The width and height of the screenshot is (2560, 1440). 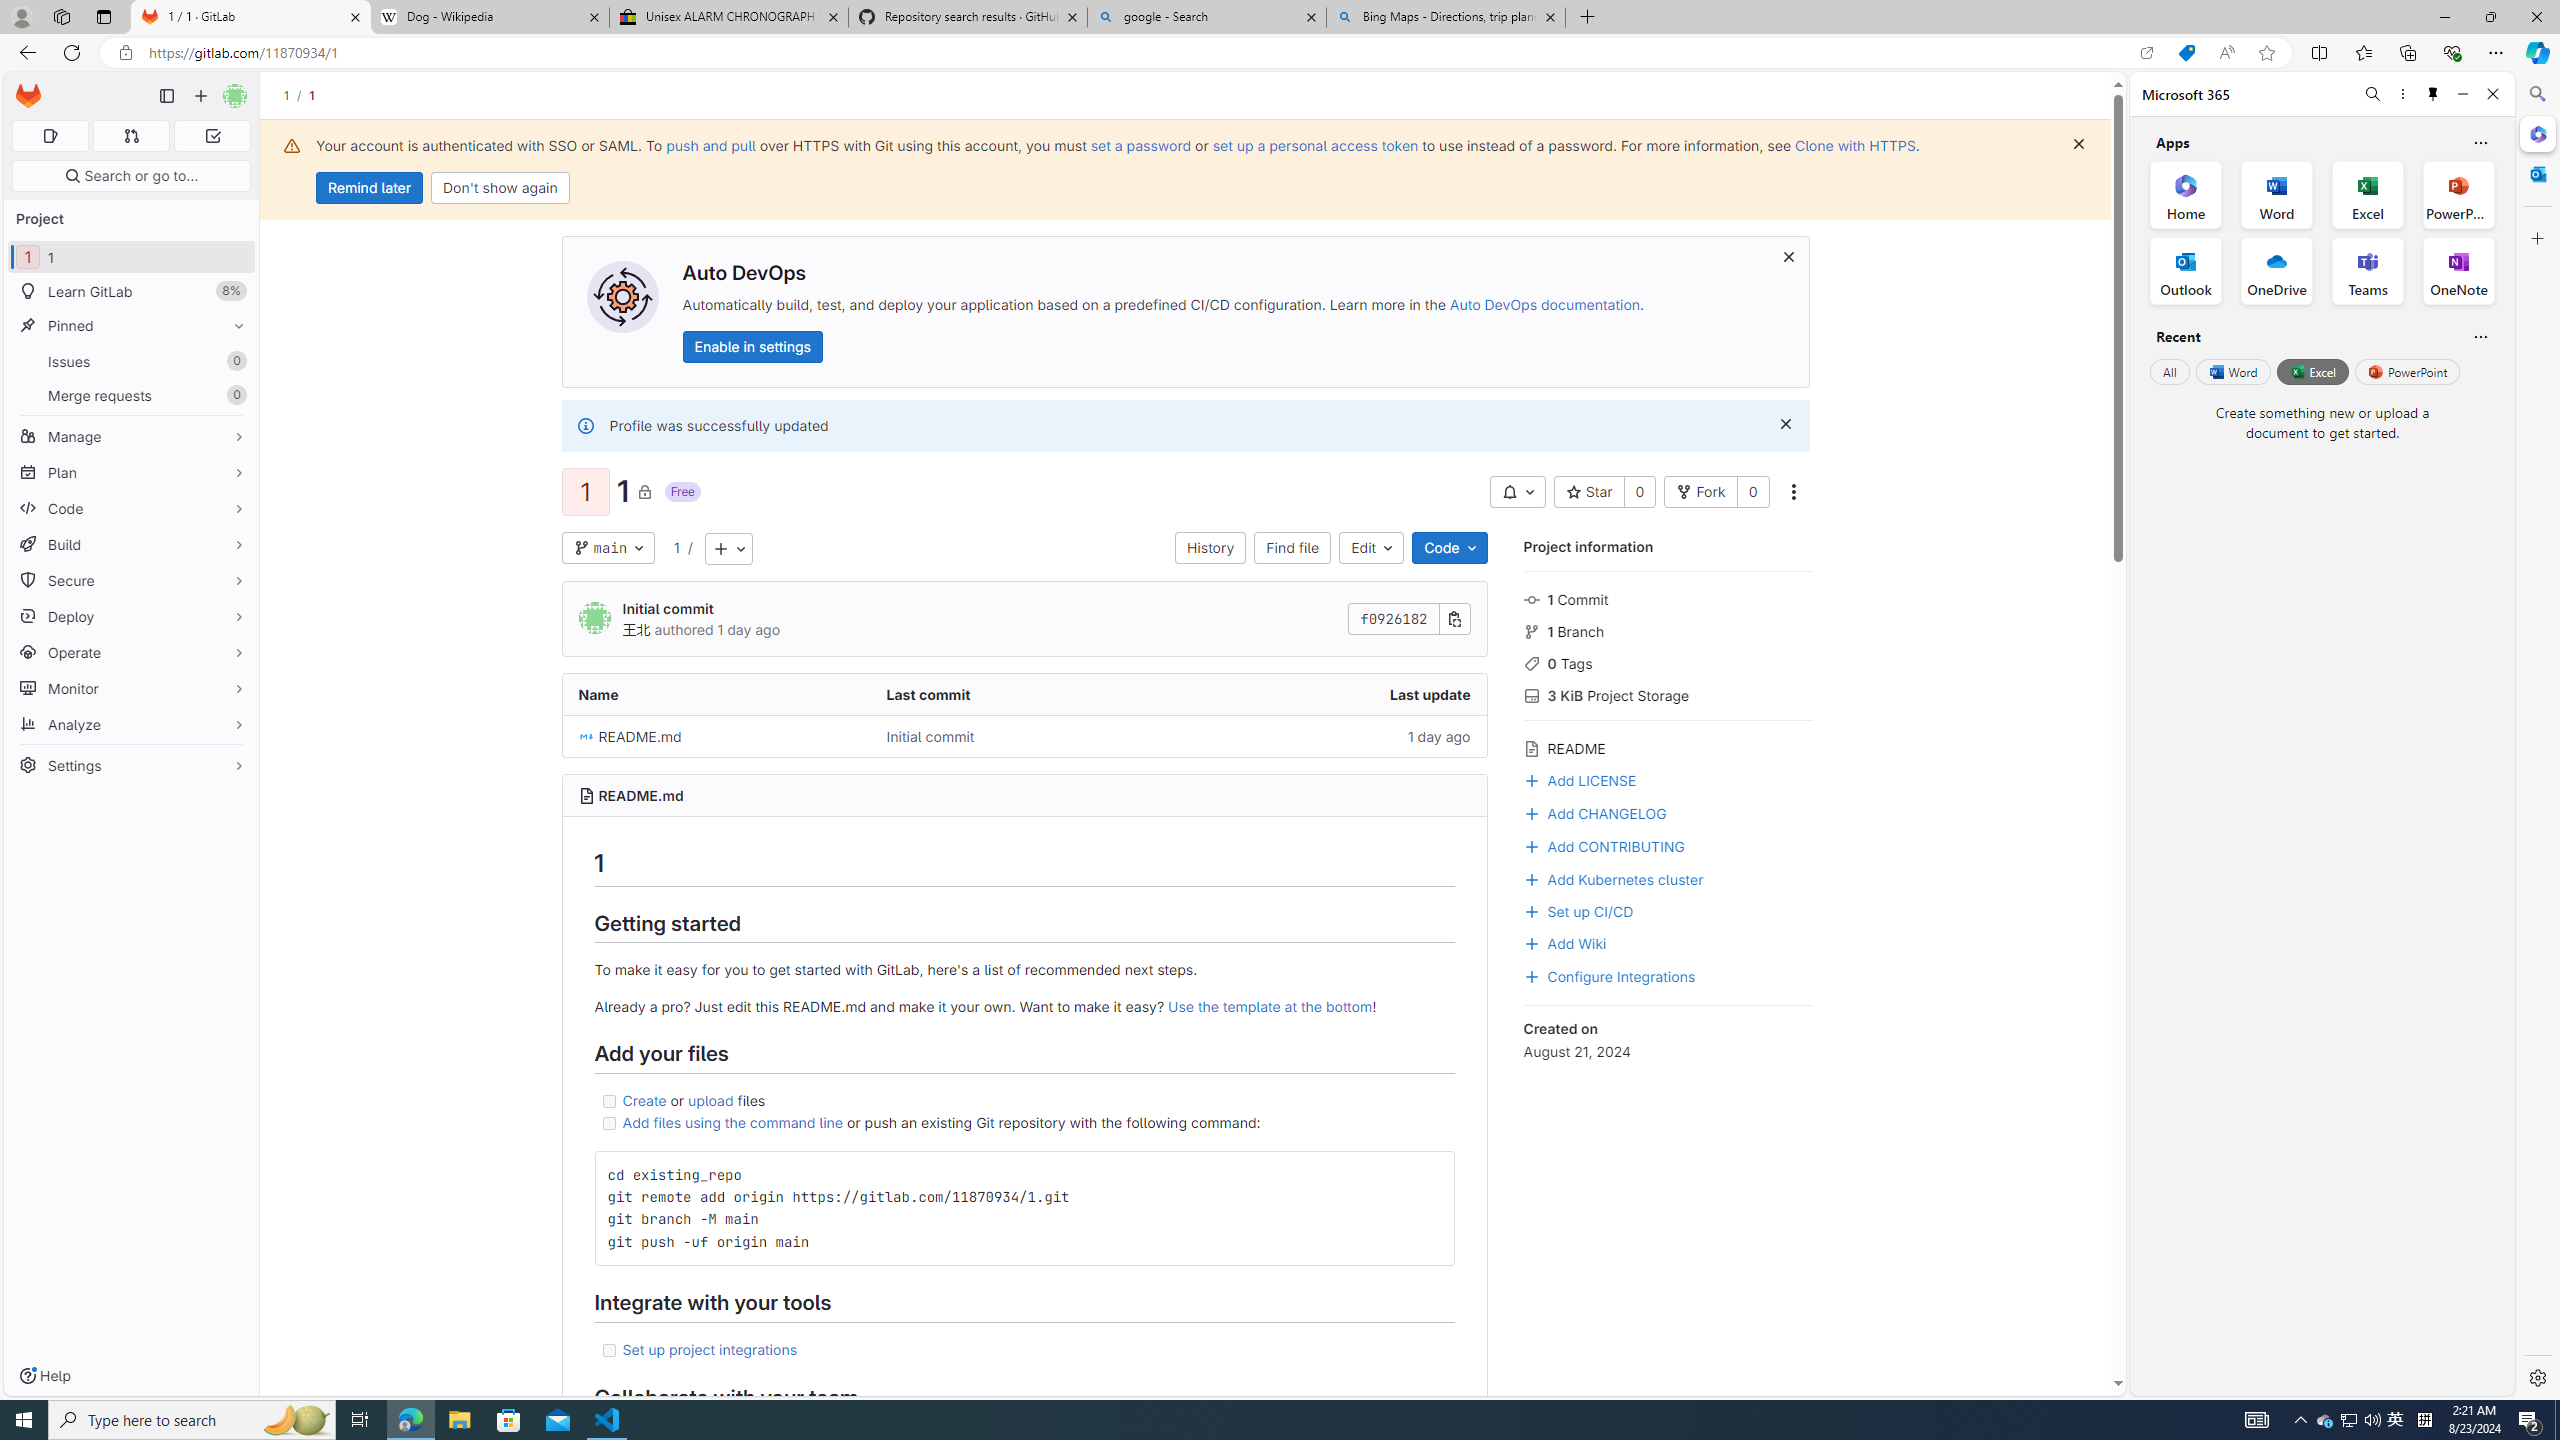 I want to click on 'Issues 0', so click(x=130, y=360).